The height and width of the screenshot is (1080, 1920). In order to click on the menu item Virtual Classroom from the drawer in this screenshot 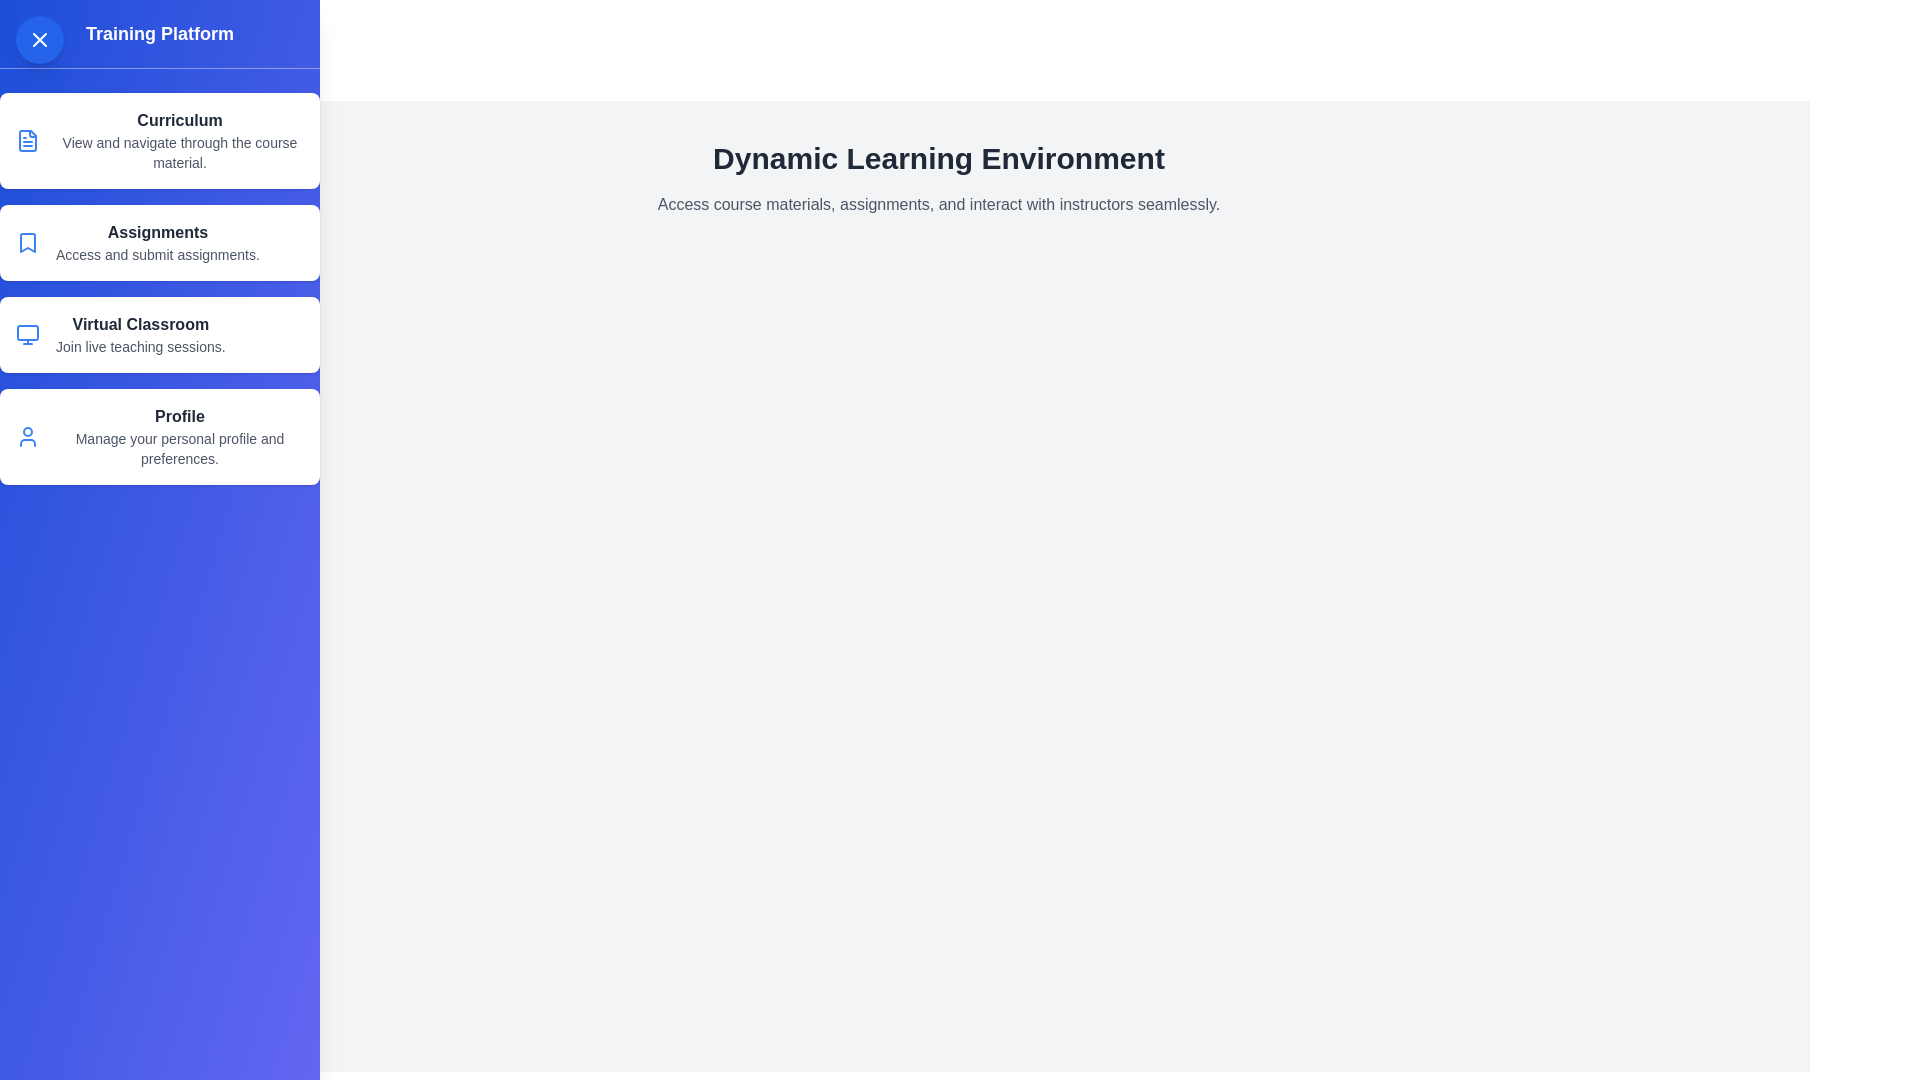, I will do `click(158, 334)`.